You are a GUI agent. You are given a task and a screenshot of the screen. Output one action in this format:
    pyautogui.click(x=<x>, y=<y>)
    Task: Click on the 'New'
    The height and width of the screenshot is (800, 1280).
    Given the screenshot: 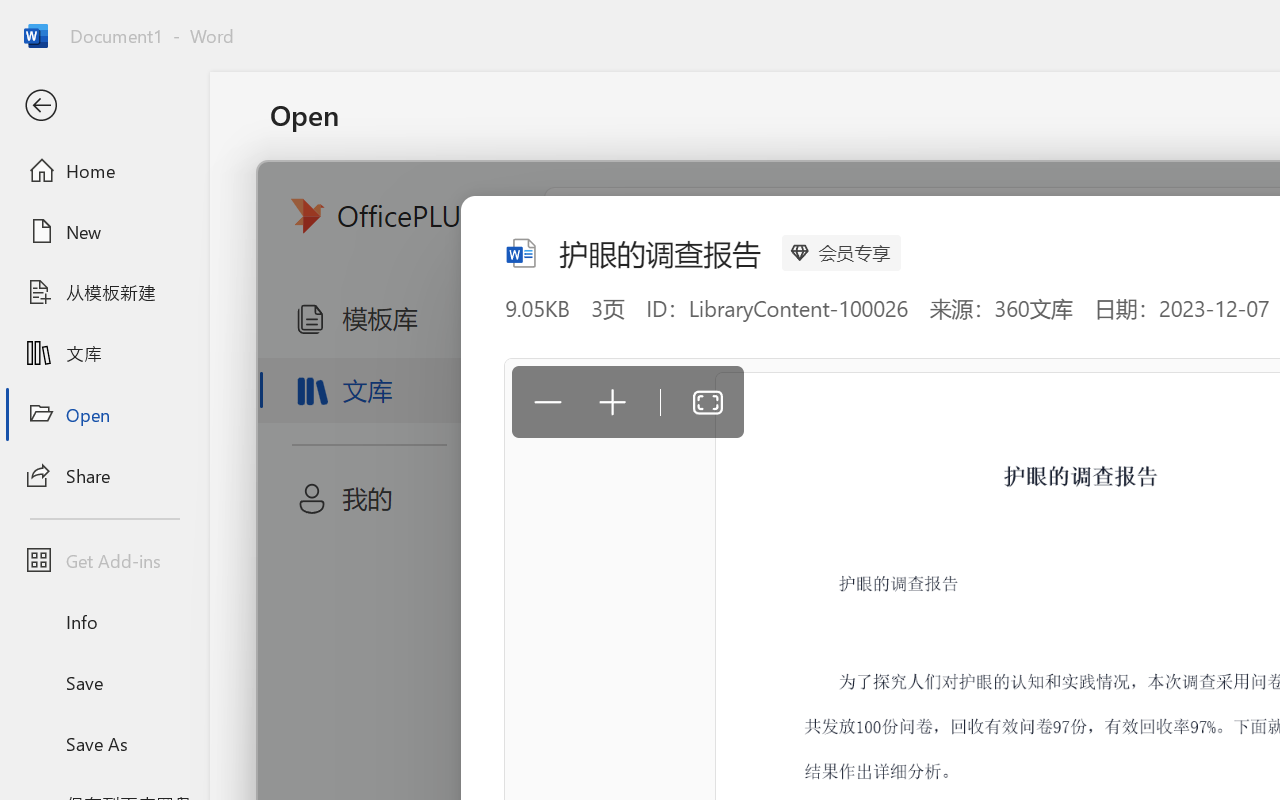 What is the action you would take?
    pyautogui.click(x=103, y=231)
    